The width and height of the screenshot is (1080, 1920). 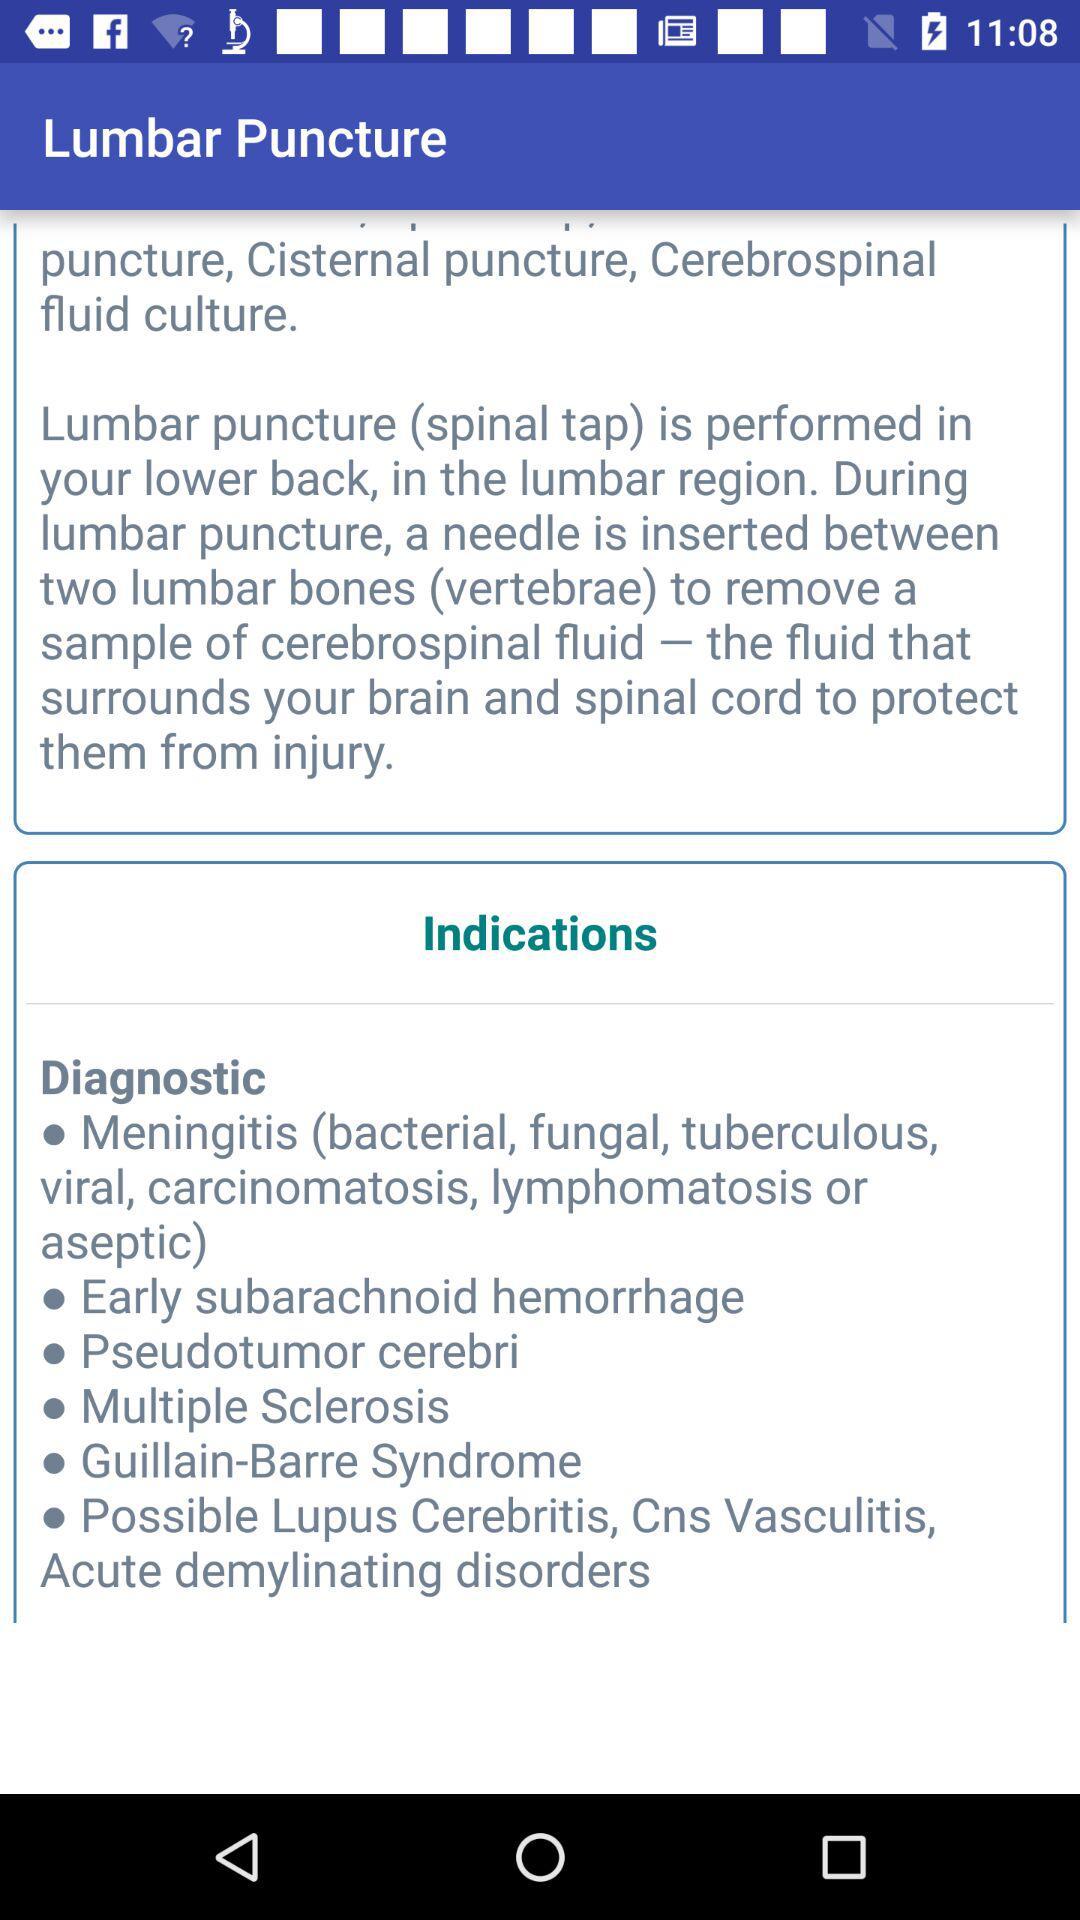 I want to click on other names spinal item, so click(x=540, y=496).